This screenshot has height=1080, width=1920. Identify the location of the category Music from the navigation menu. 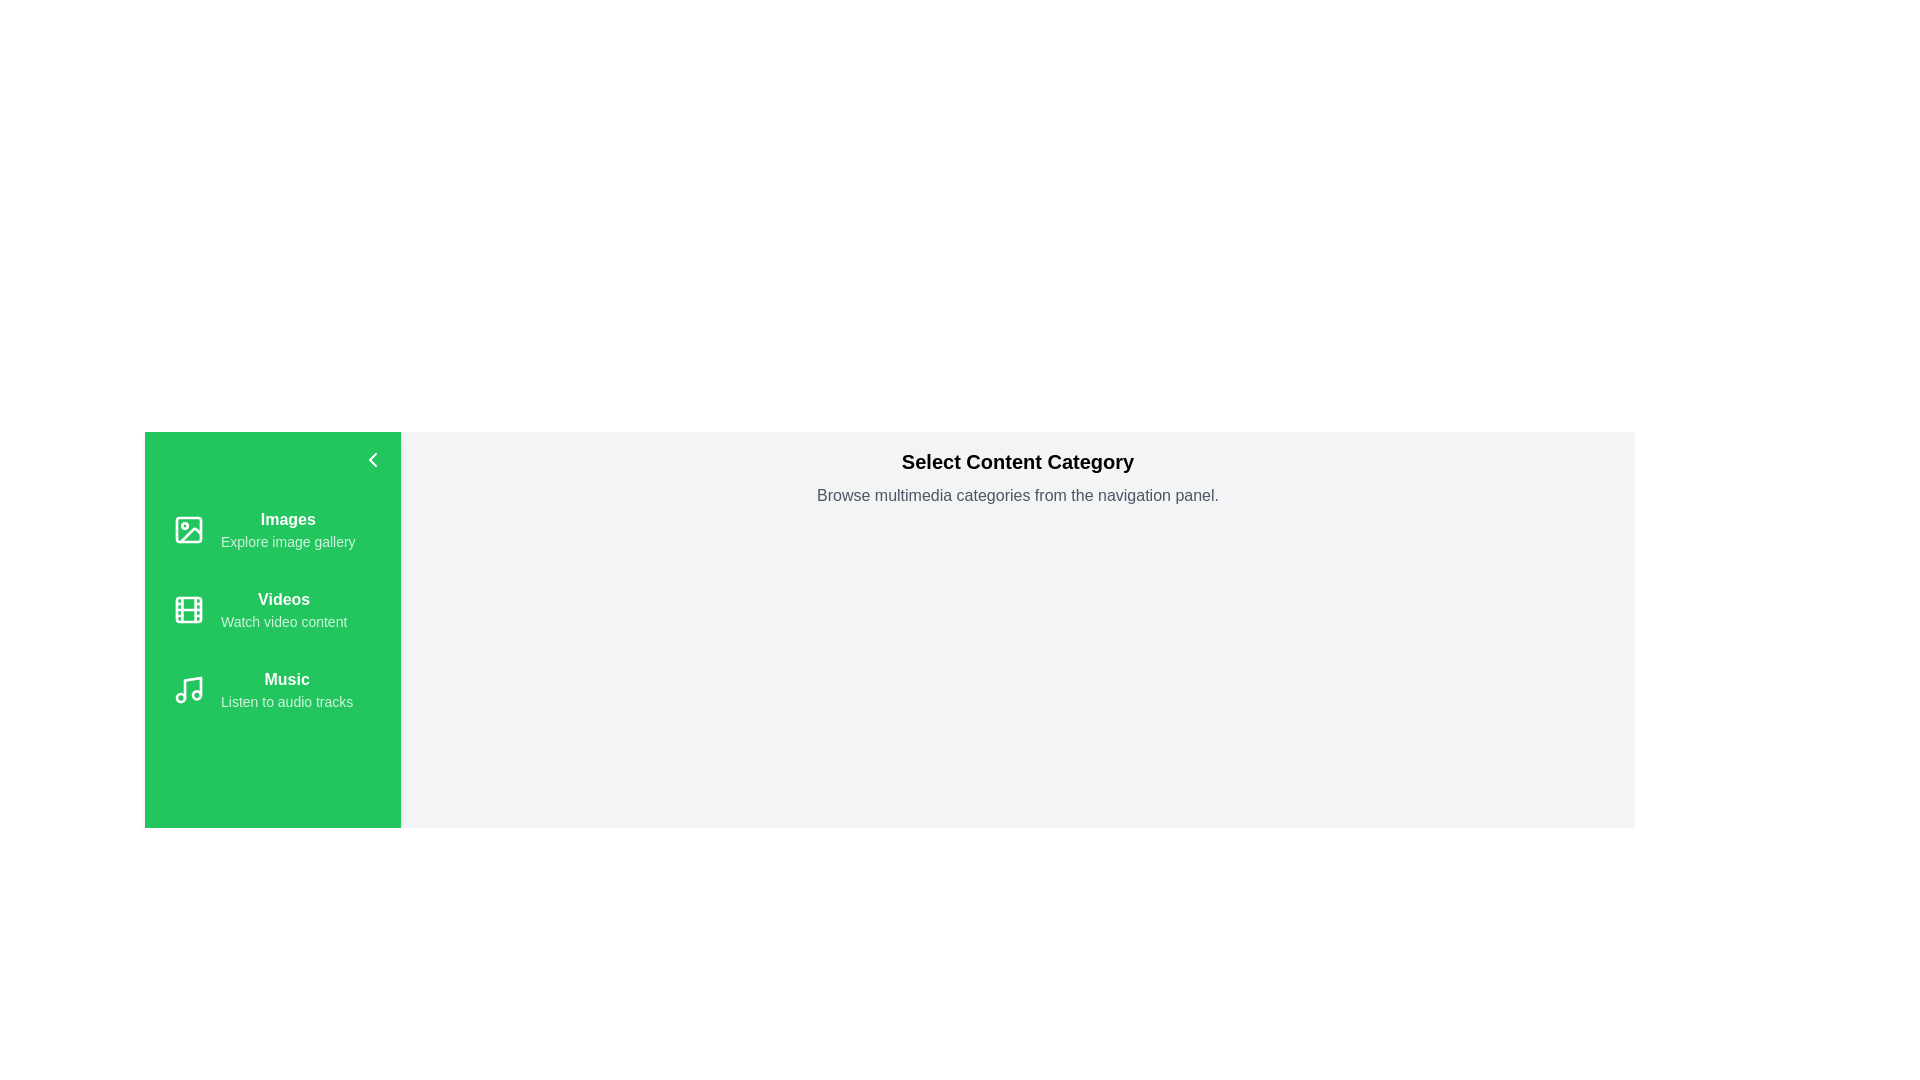
(272, 689).